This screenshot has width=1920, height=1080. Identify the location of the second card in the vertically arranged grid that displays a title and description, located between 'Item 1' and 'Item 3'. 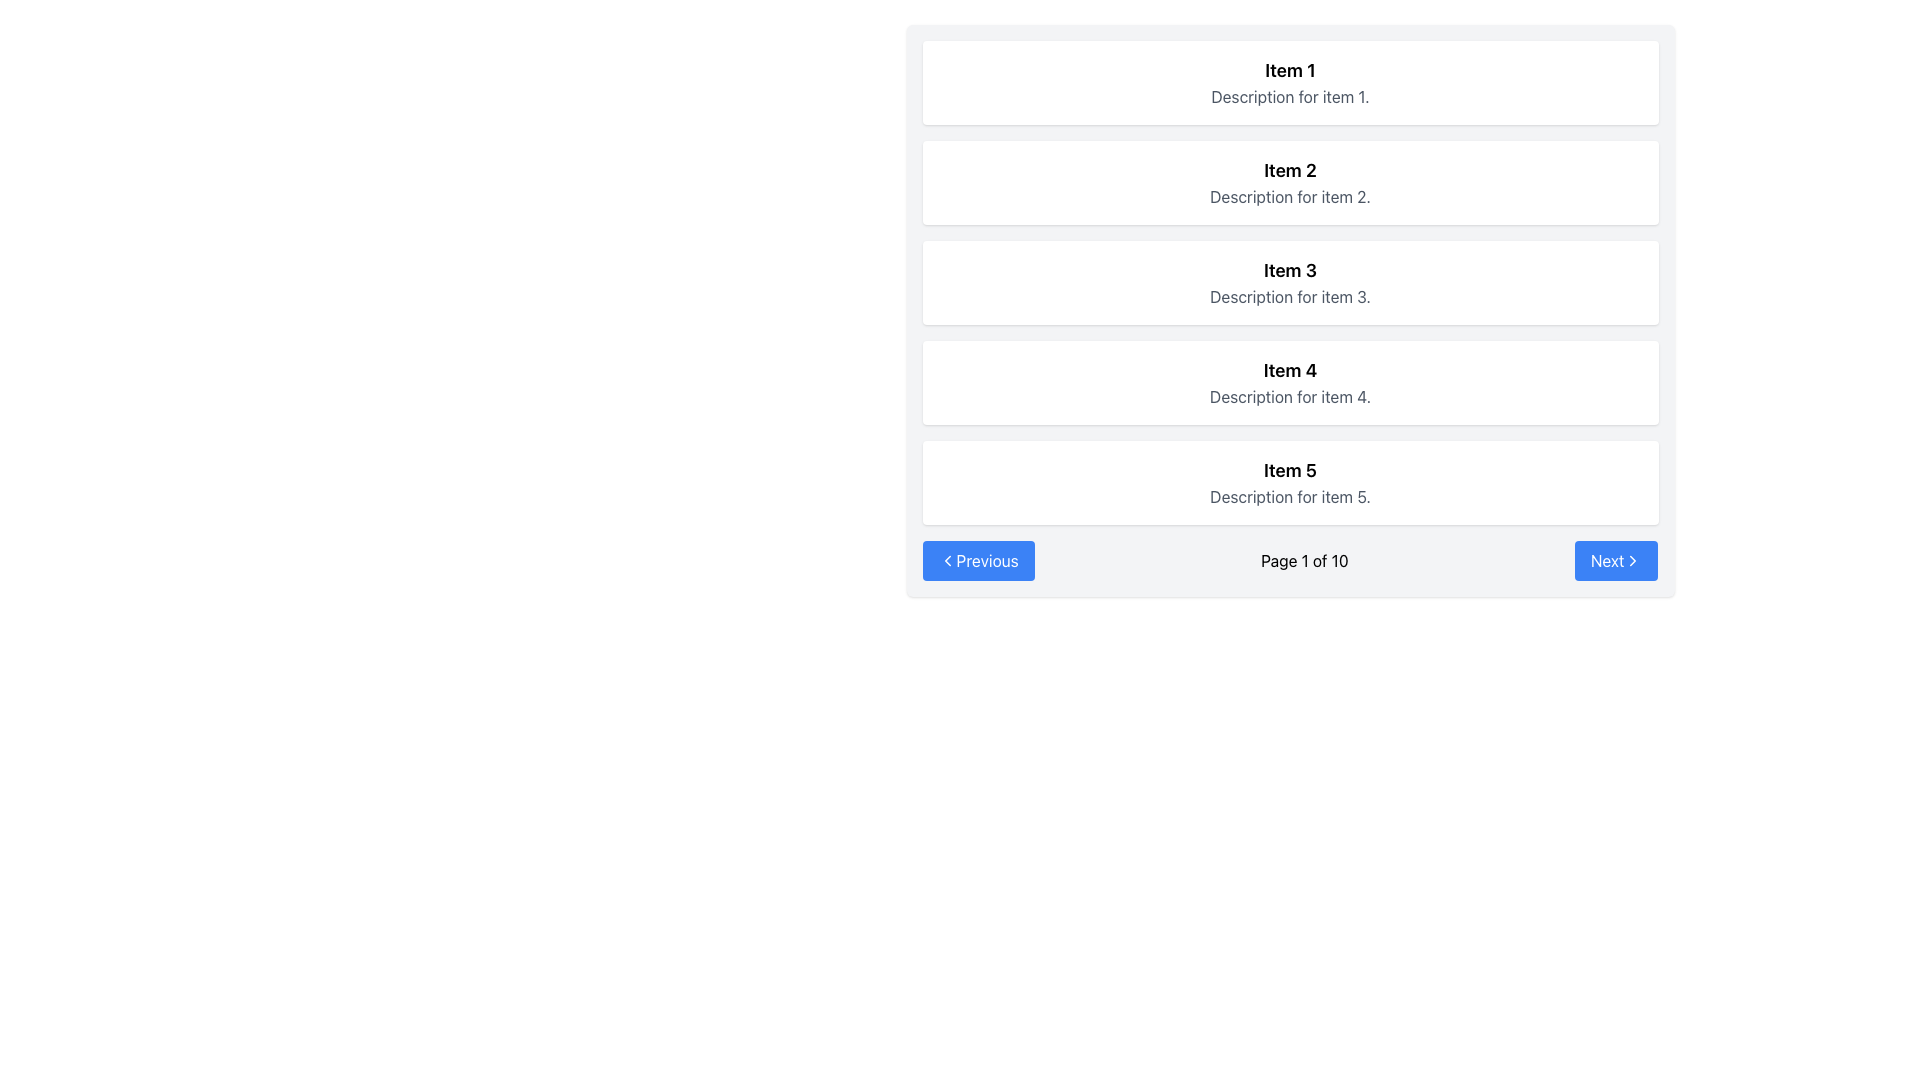
(1290, 182).